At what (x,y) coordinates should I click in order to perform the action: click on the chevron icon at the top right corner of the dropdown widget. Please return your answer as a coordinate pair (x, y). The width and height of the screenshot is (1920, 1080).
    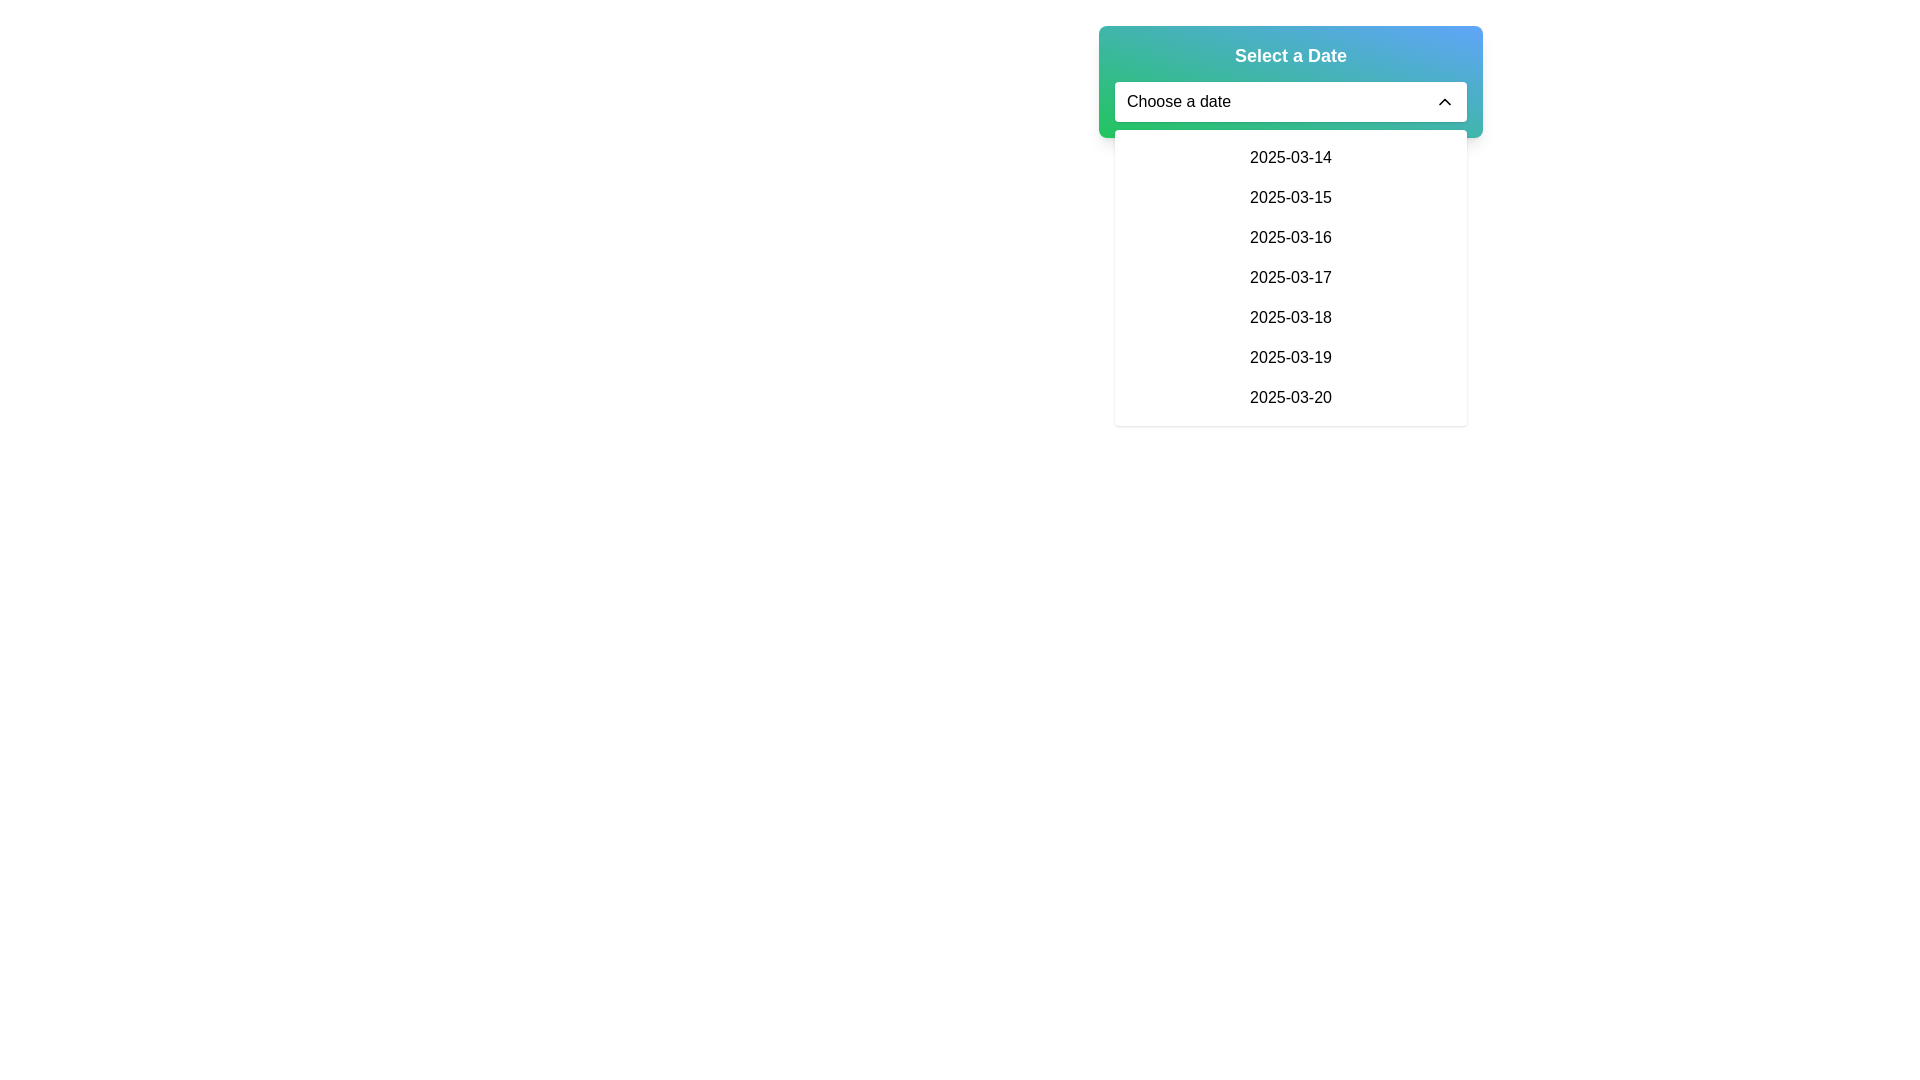
    Looking at the image, I should click on (1444, 101).